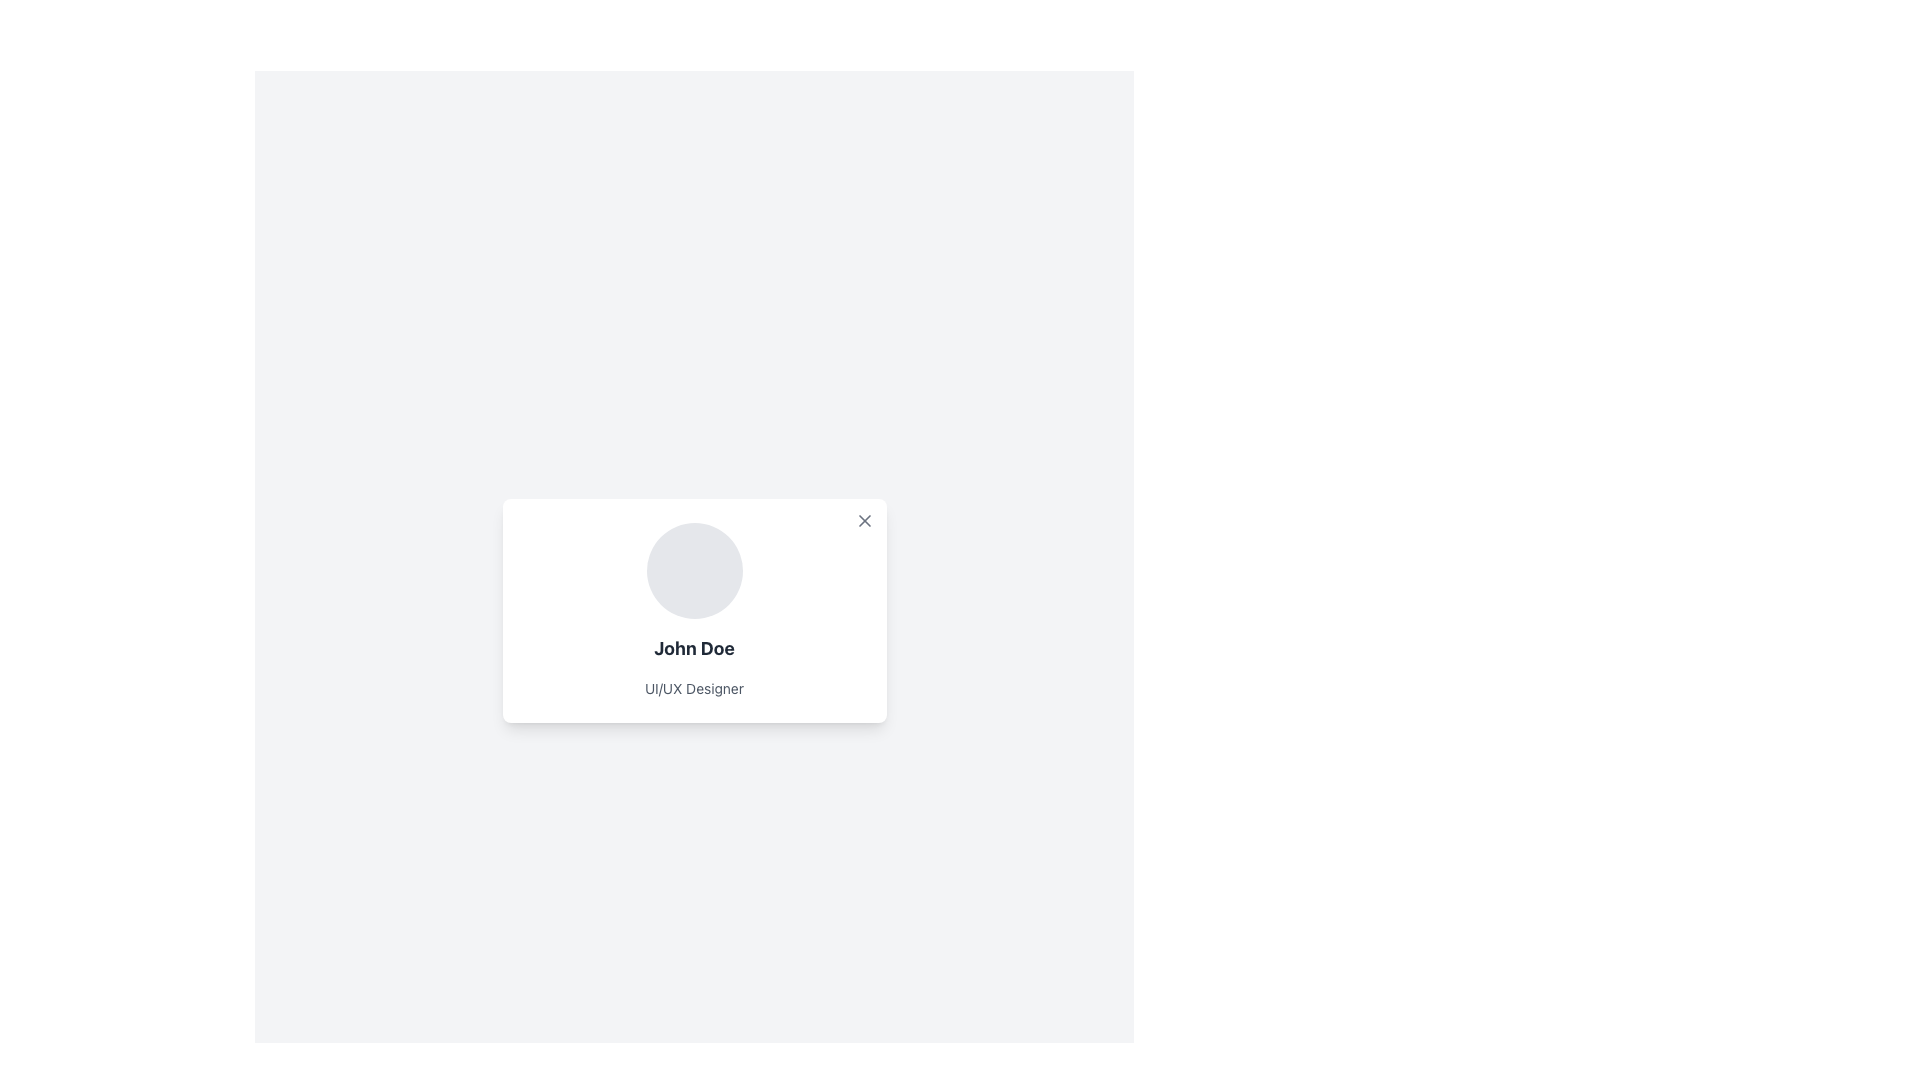 The width and height of the screenshot is (1920, 1080). I want to click on displayed text 'John Doe' which is in bold, large font and dark gray color, positioned centrally below the avatar in a card layout, so click(694, 648).